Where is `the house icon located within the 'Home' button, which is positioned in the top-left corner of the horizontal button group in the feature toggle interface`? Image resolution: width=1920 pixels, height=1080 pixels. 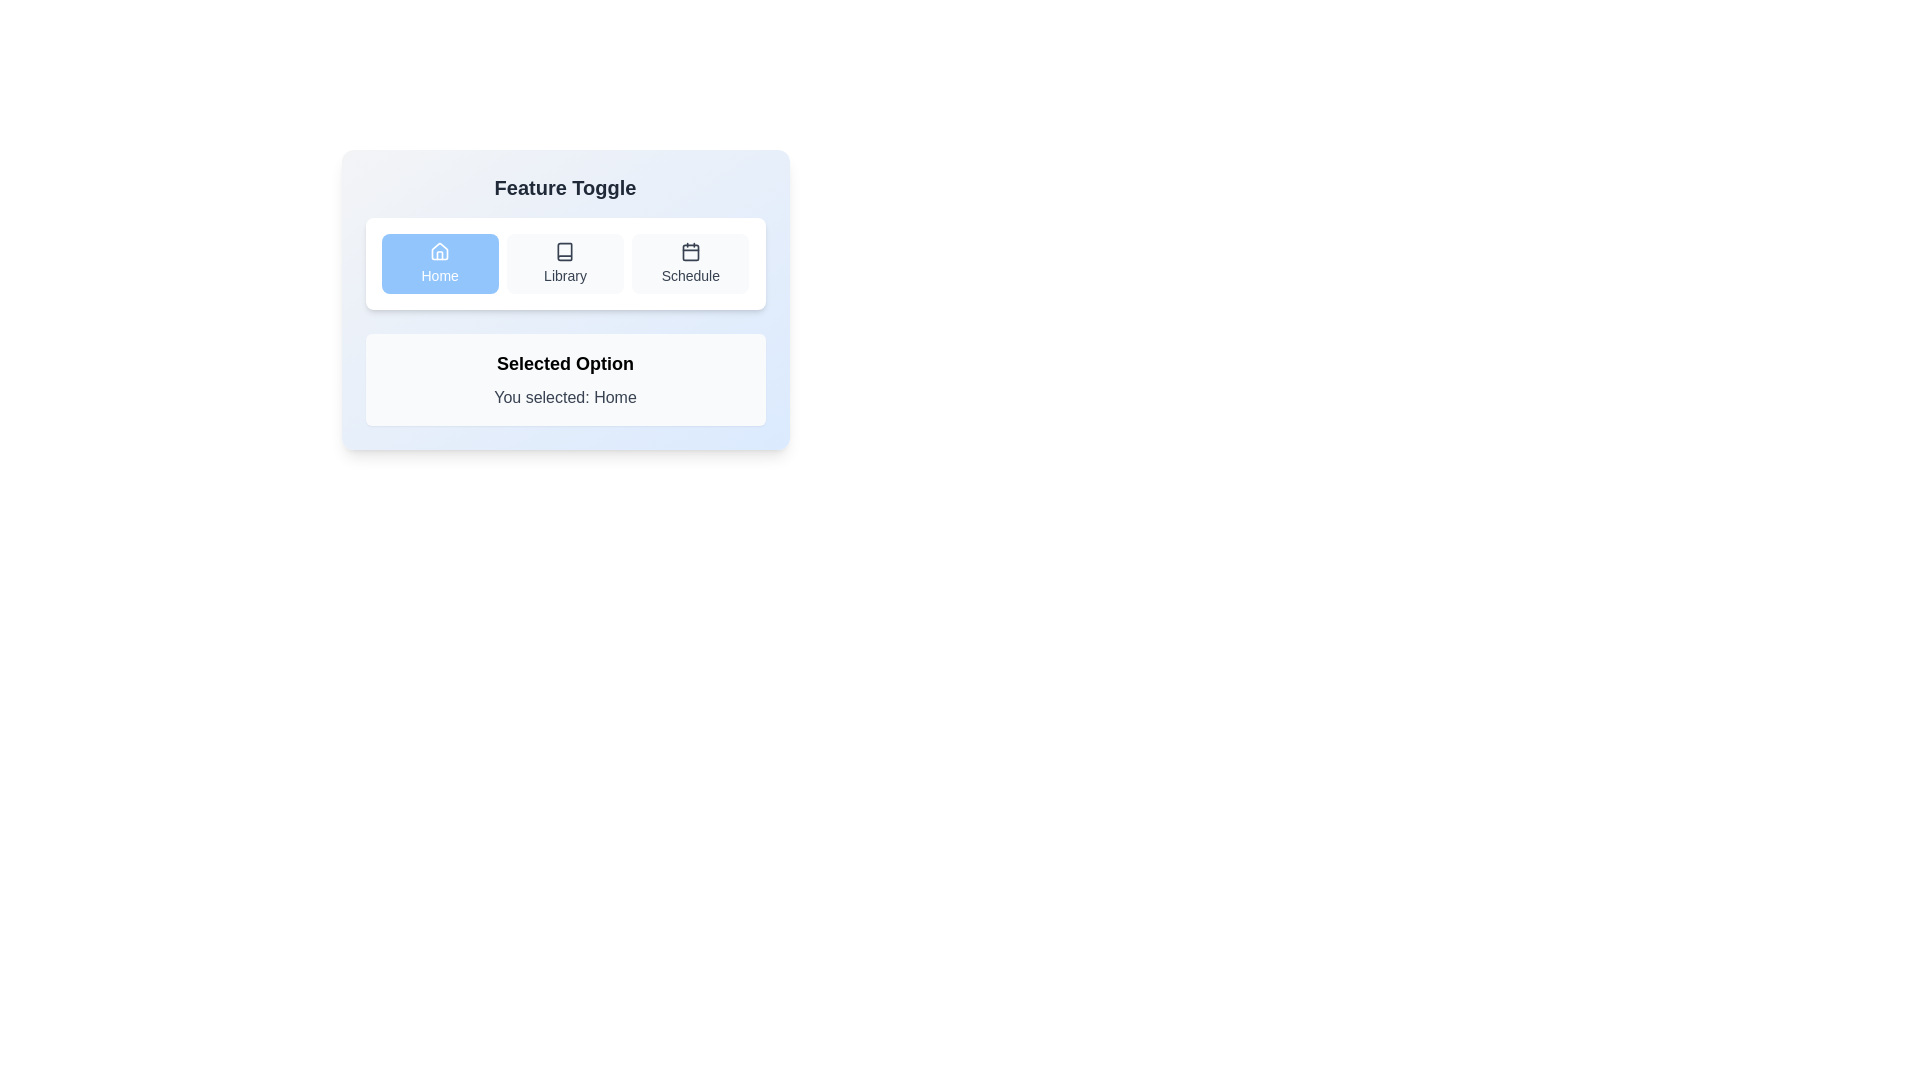 the house icon located within the 'Home' button, which is positioned in the top-left corner of the horizontal button group in the feature toggle interface is located at coordinates (439, 250).